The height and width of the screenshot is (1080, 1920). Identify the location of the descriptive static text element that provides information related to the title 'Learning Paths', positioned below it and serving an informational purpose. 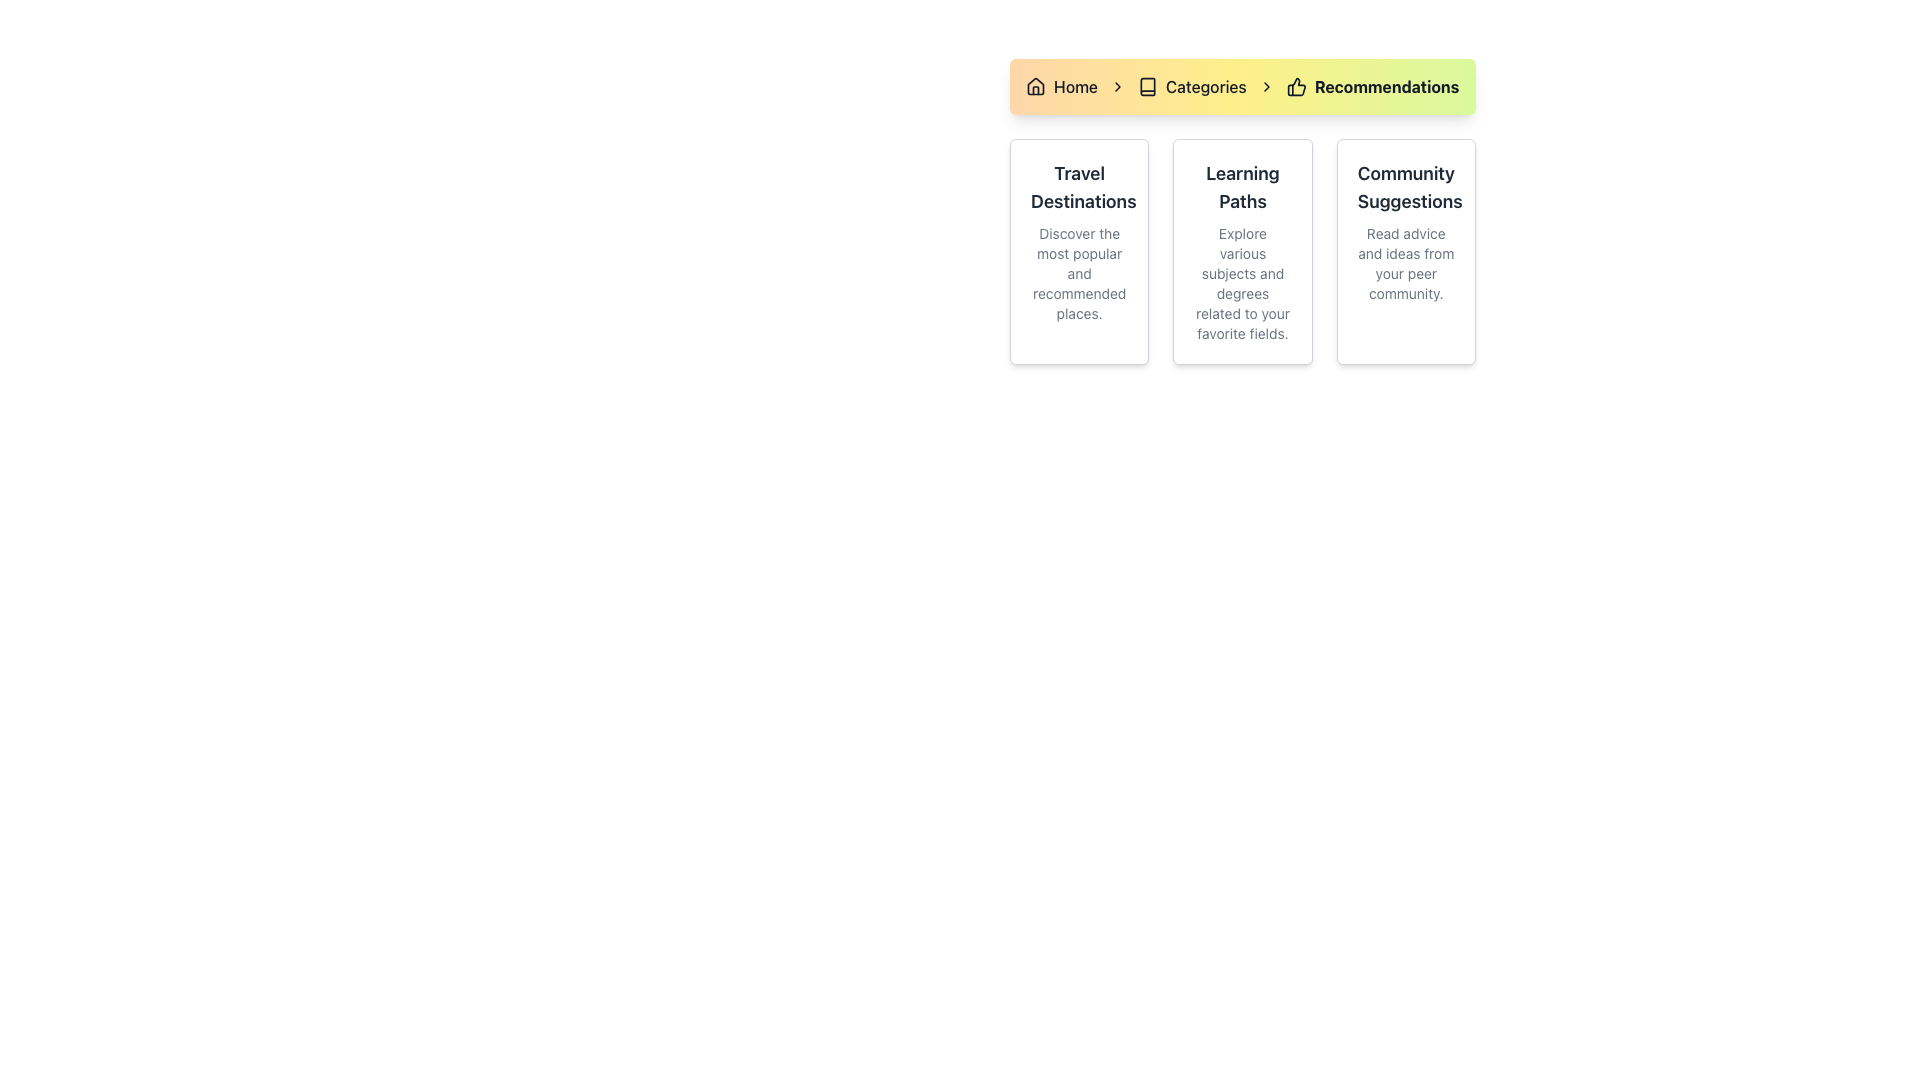
(1242, 284).